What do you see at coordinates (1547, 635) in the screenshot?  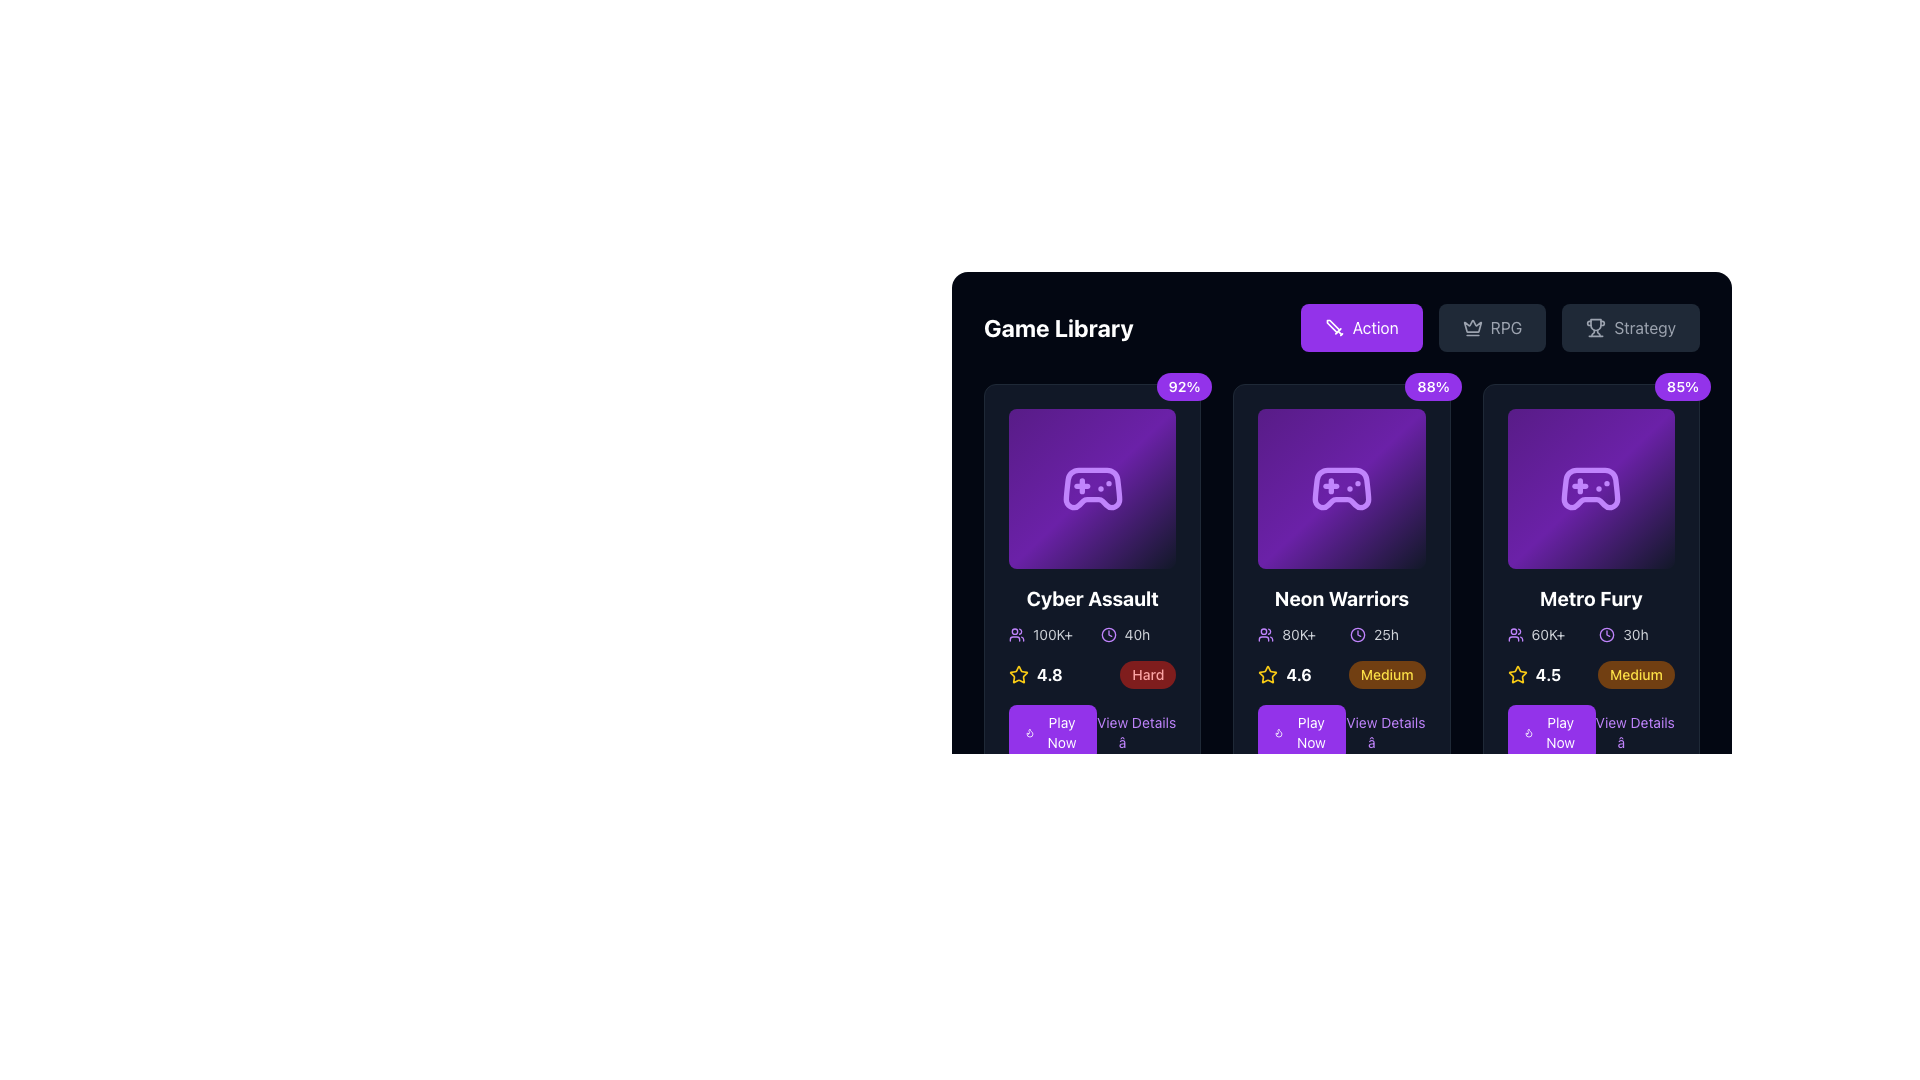 I see `the text label displaying '60K+' which is styled in gray color and smaller font size, located above the '4.5' rating and '30h' play duration in the game details for 'Metro Fury'` at bounding box center [1547, 635].